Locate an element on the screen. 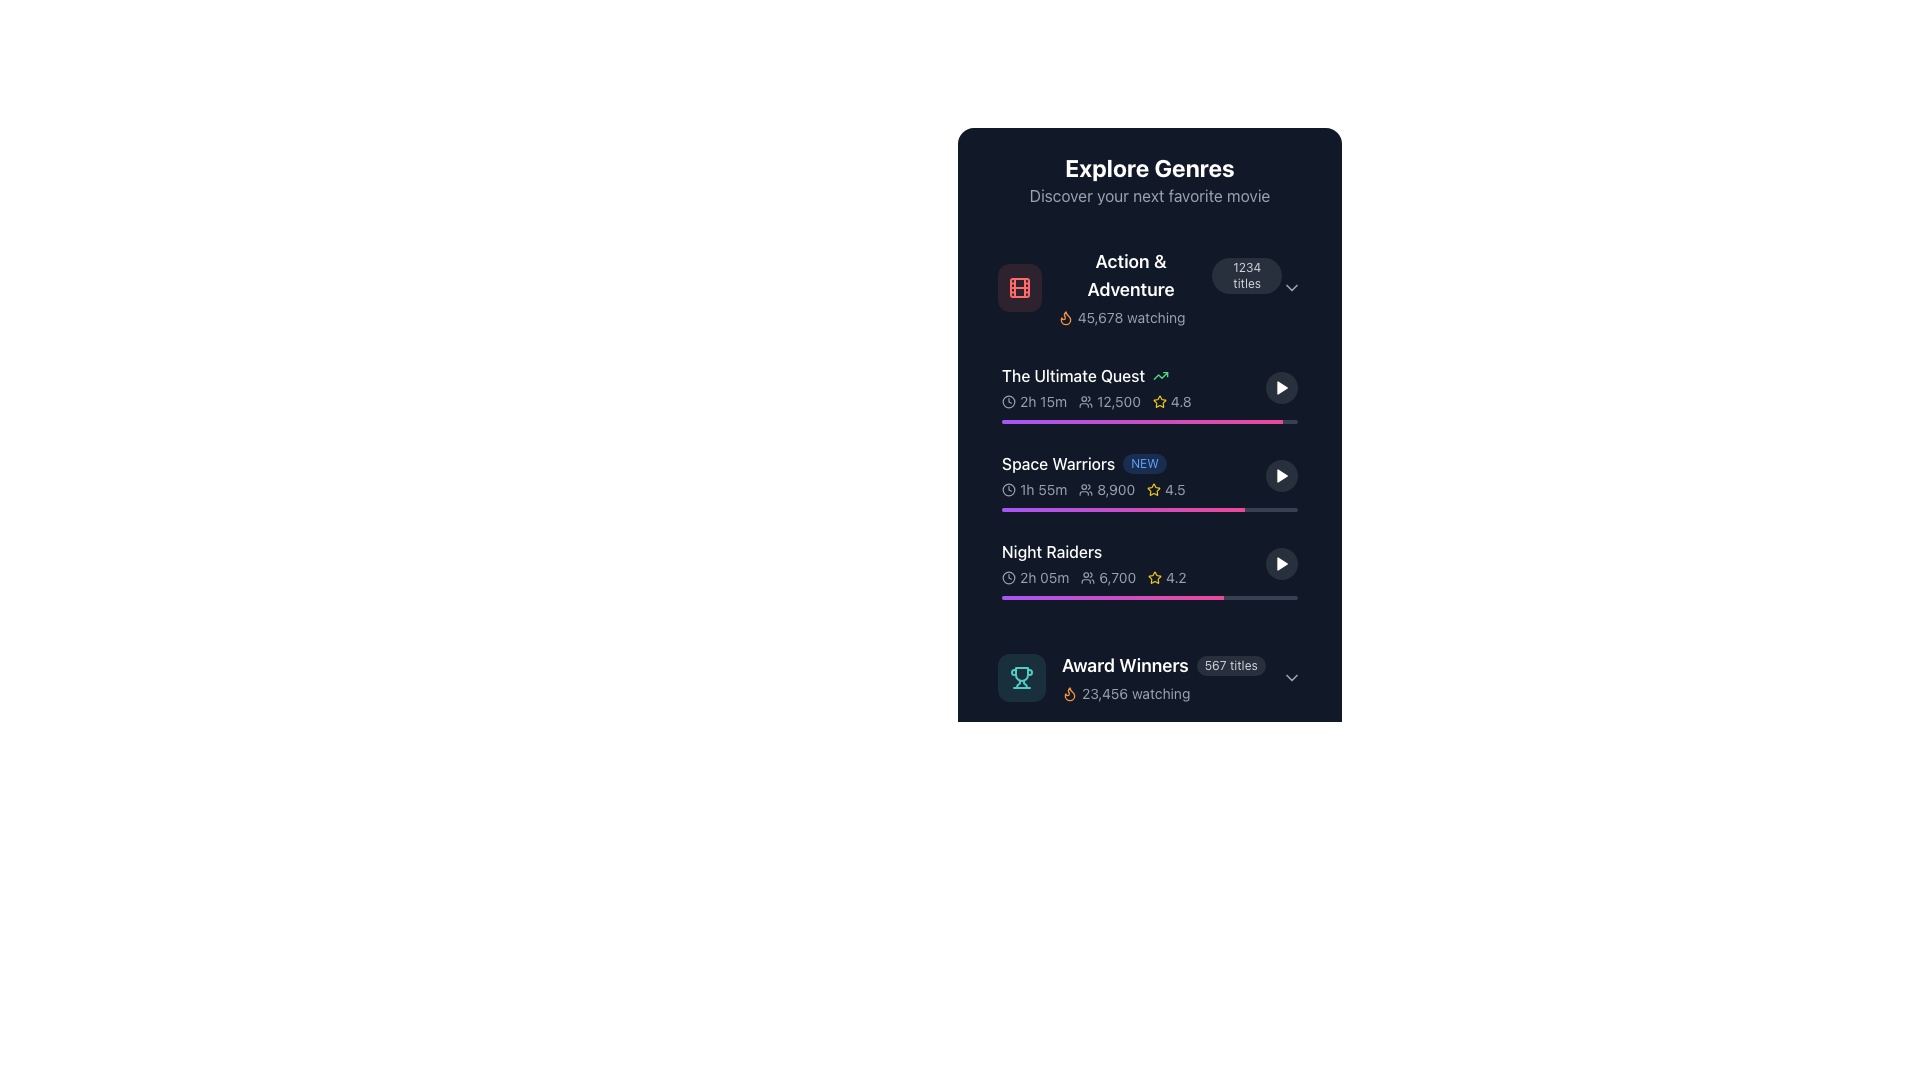 This screenshot has width=1920, height=1080. the rating star of the second movie entry in the 'Action & Adventure' list, which allows the user is located at coordinates (1150, 475).